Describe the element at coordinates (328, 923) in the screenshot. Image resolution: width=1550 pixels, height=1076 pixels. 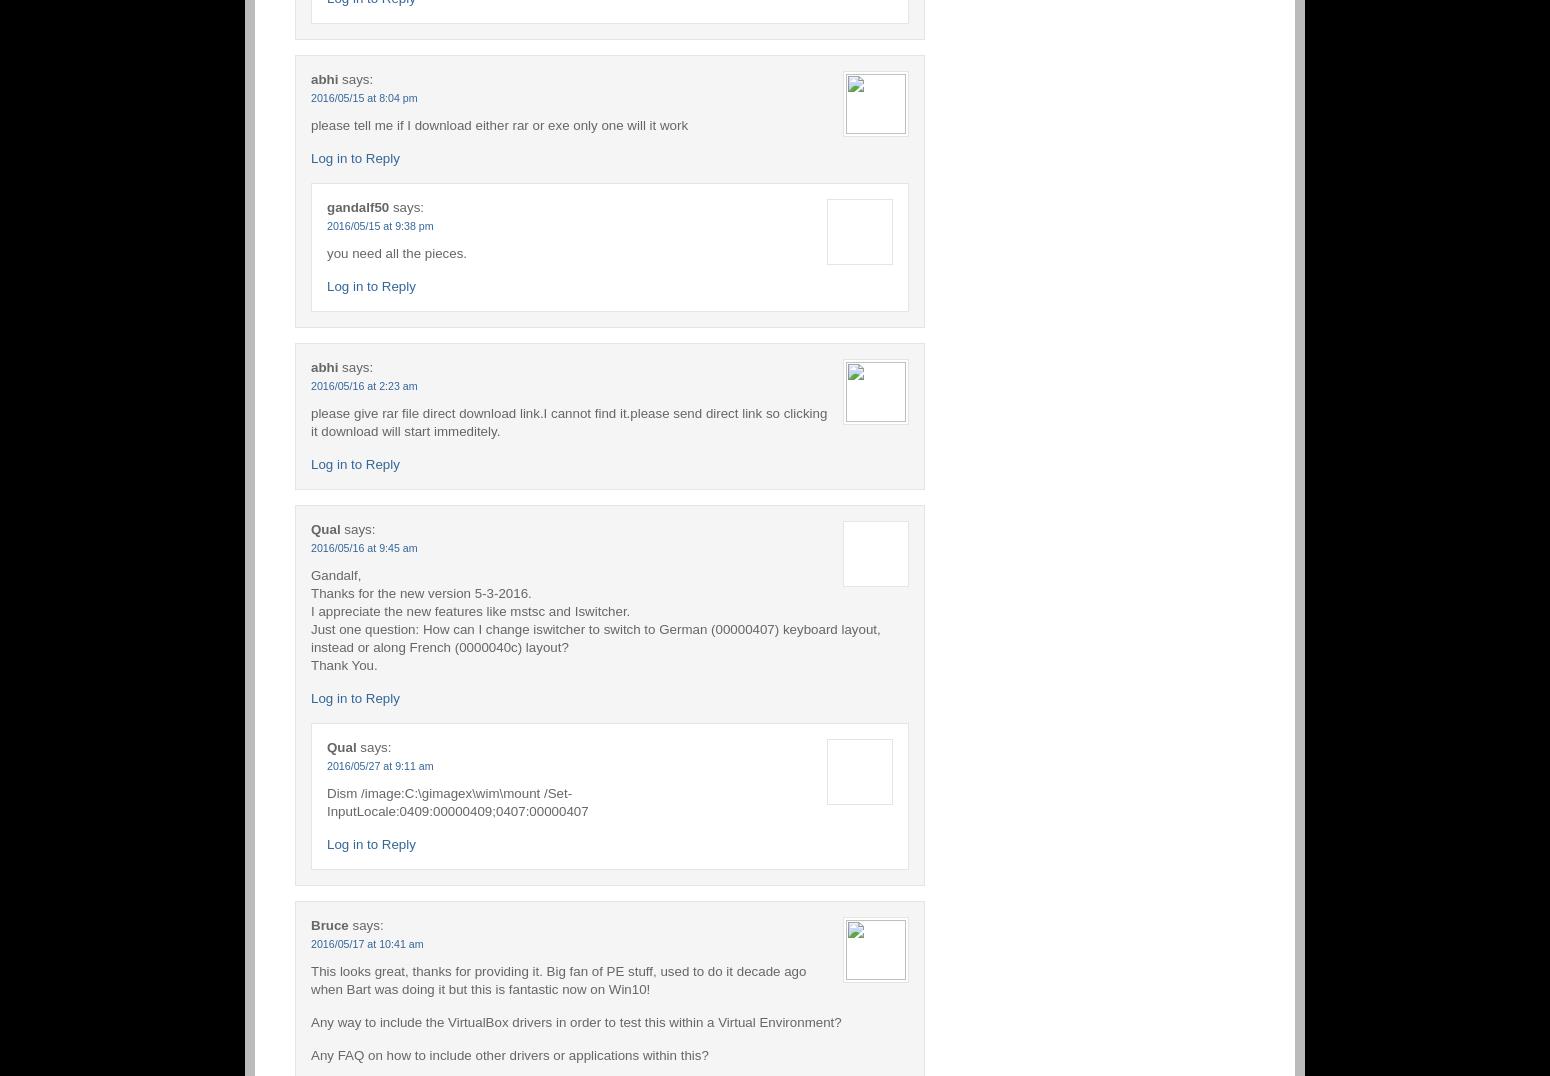
I see `'Bruce'` at that location.